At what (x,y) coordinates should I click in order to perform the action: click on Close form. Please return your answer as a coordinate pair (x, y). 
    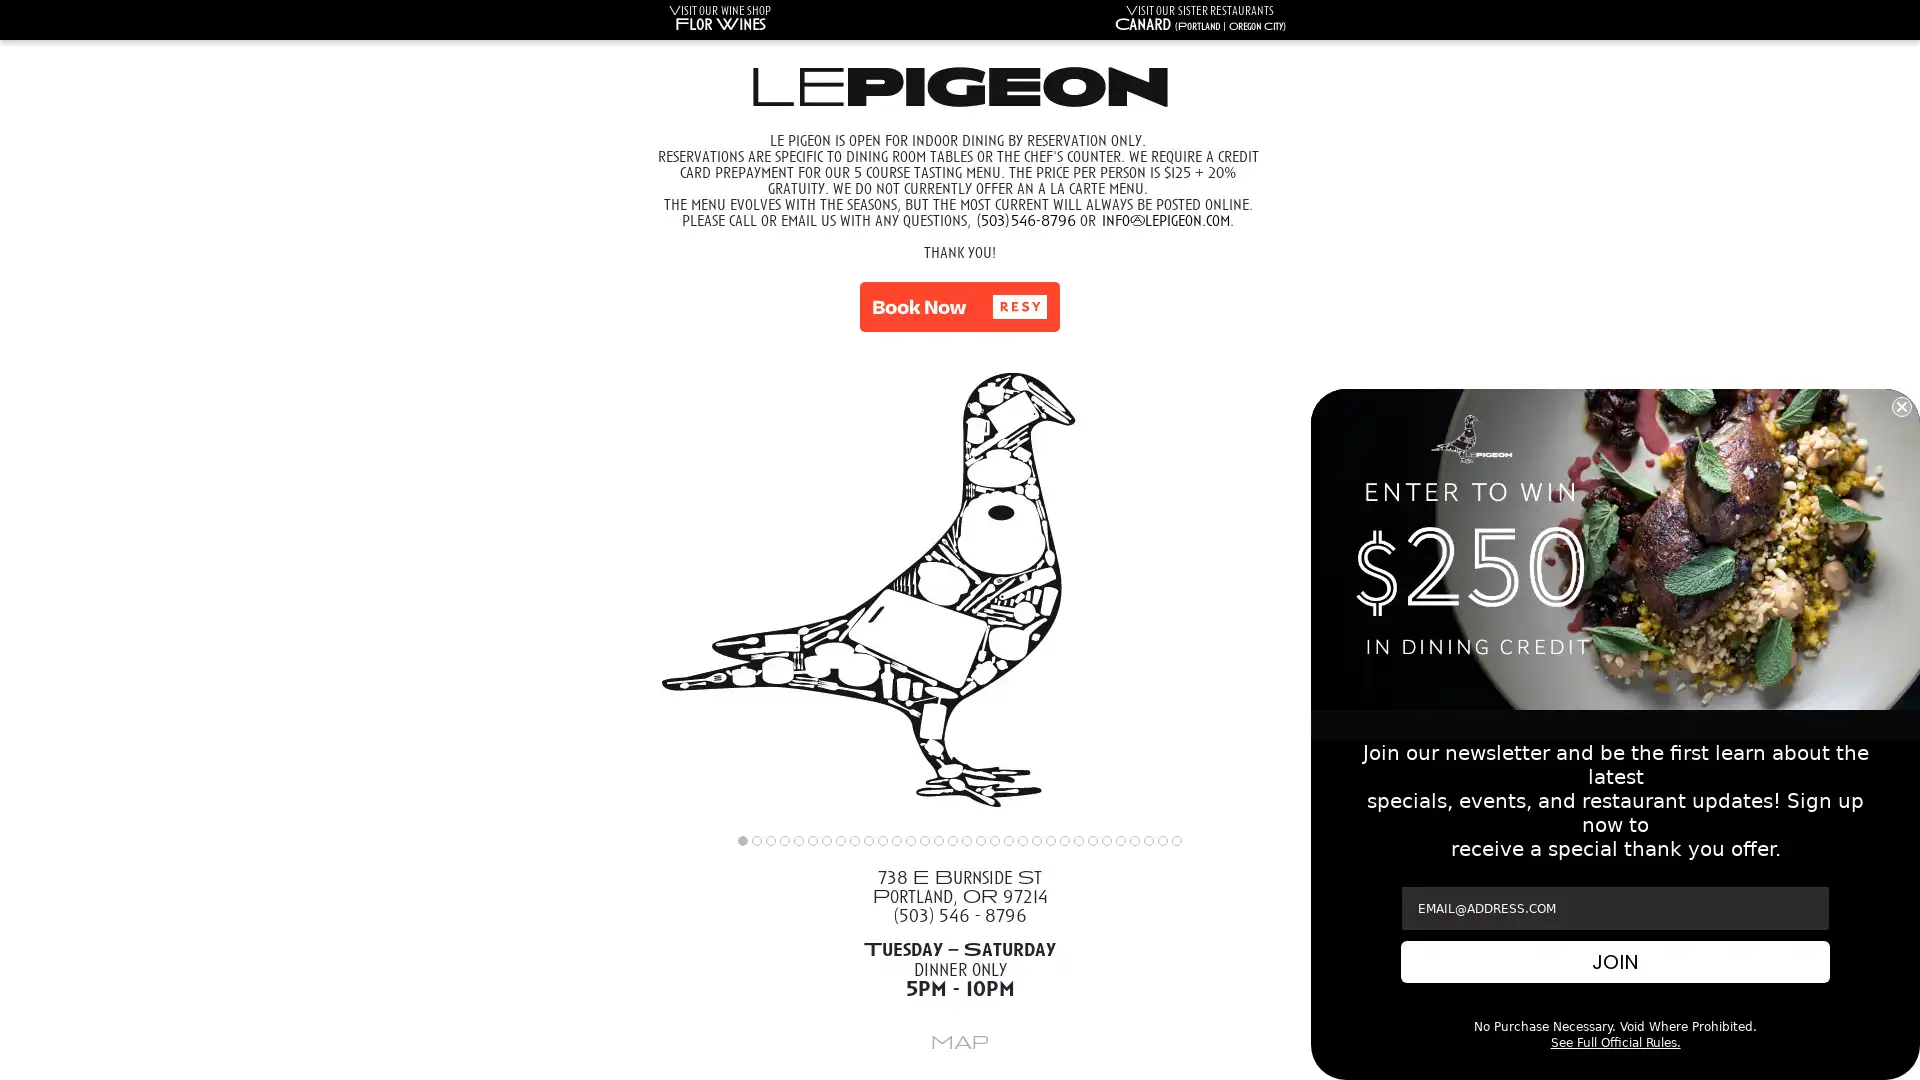
    Looking at the image, I should click on (1900, 405).